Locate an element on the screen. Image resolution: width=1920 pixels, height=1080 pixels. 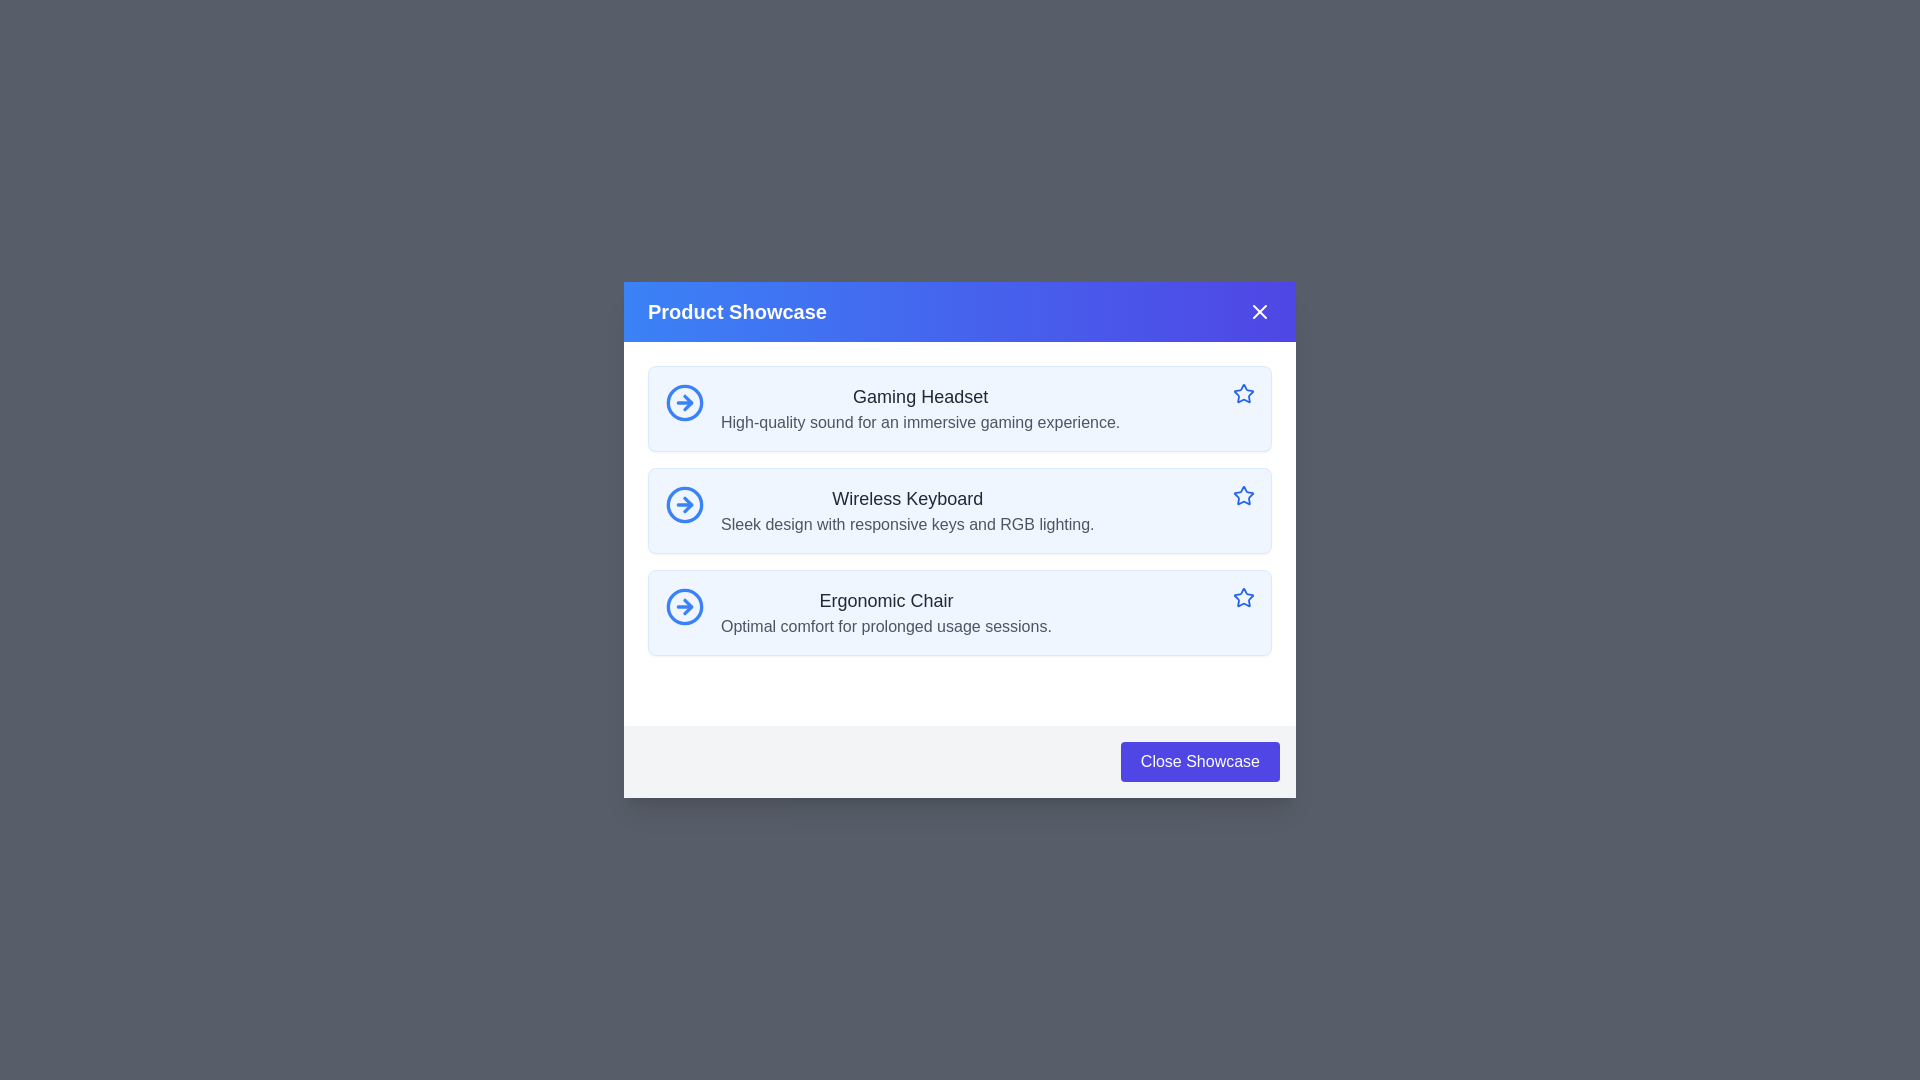
the star icon button with a blue outline located at the right side of the 'Wireless Keyboard' item is located at coordinates (1242, 495).